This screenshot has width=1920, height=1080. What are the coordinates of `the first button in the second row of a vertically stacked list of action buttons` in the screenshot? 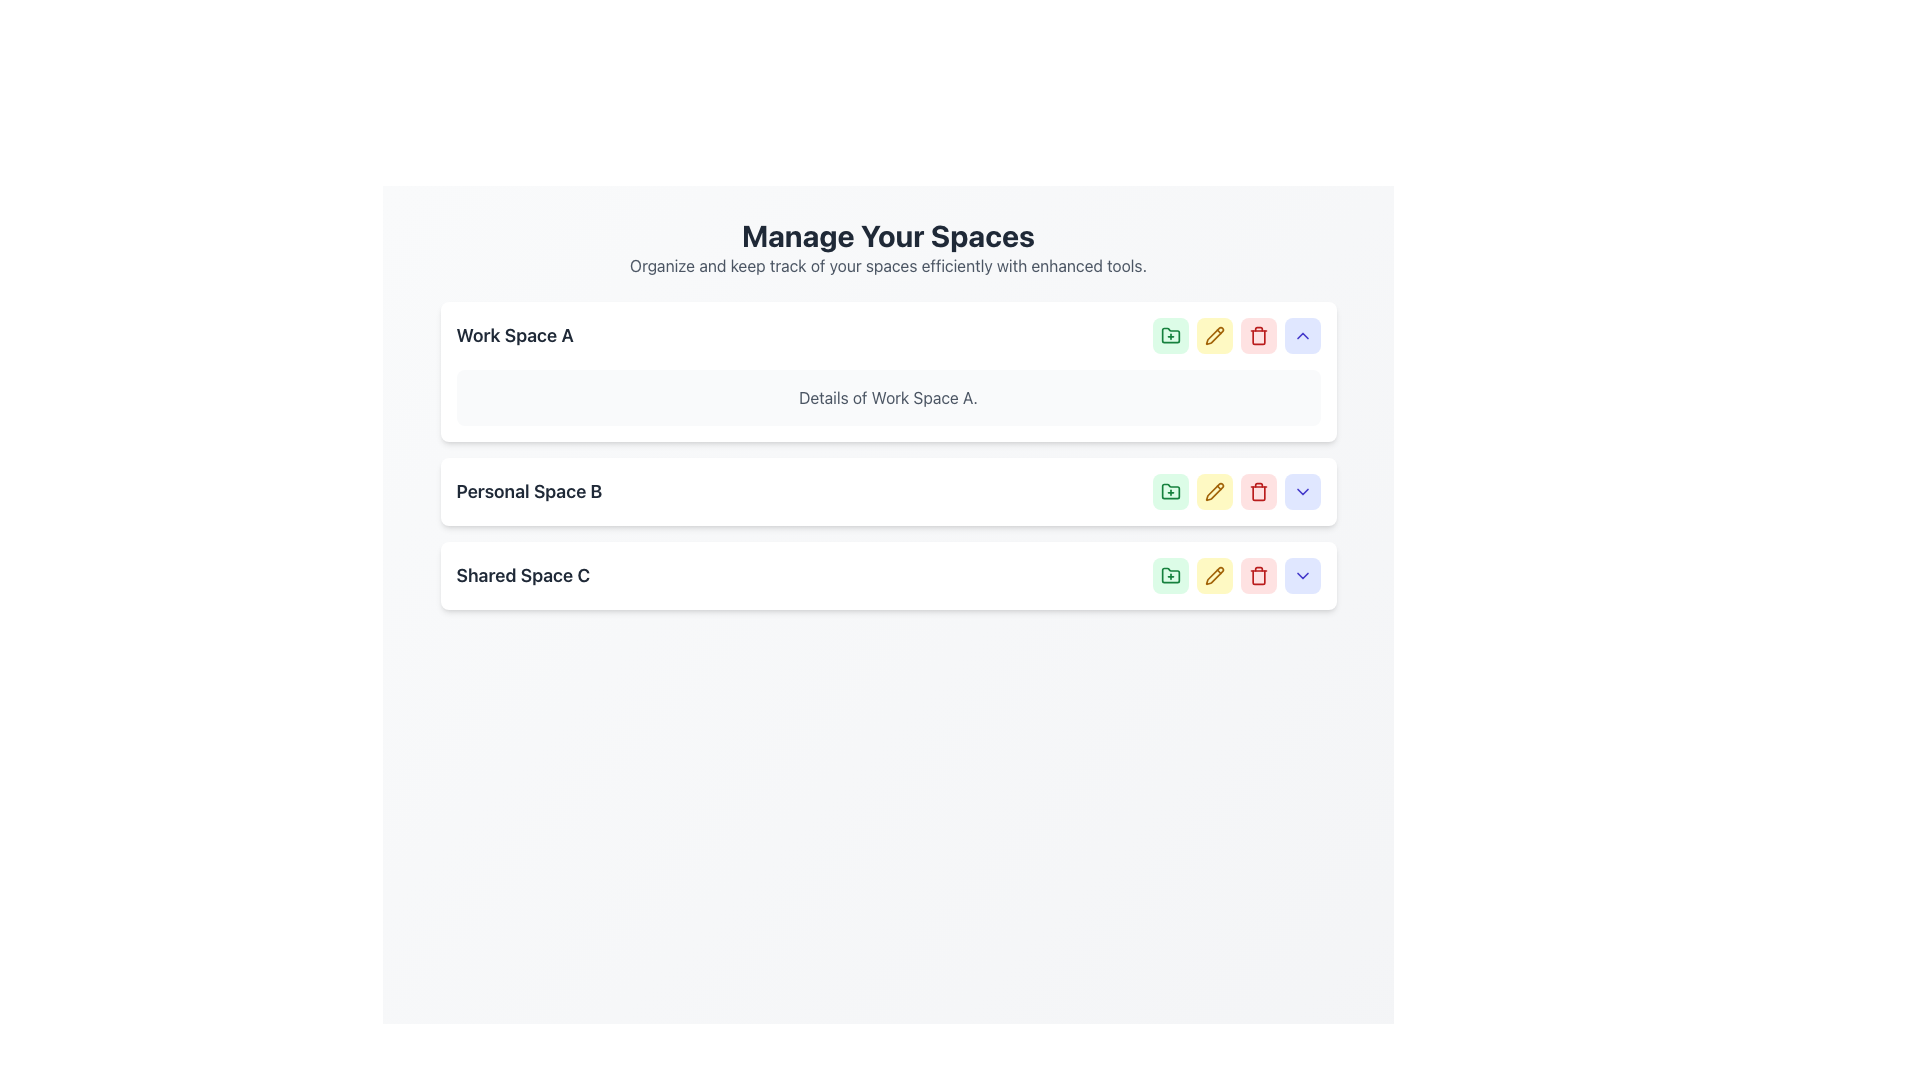 It's located at (1170, 492).